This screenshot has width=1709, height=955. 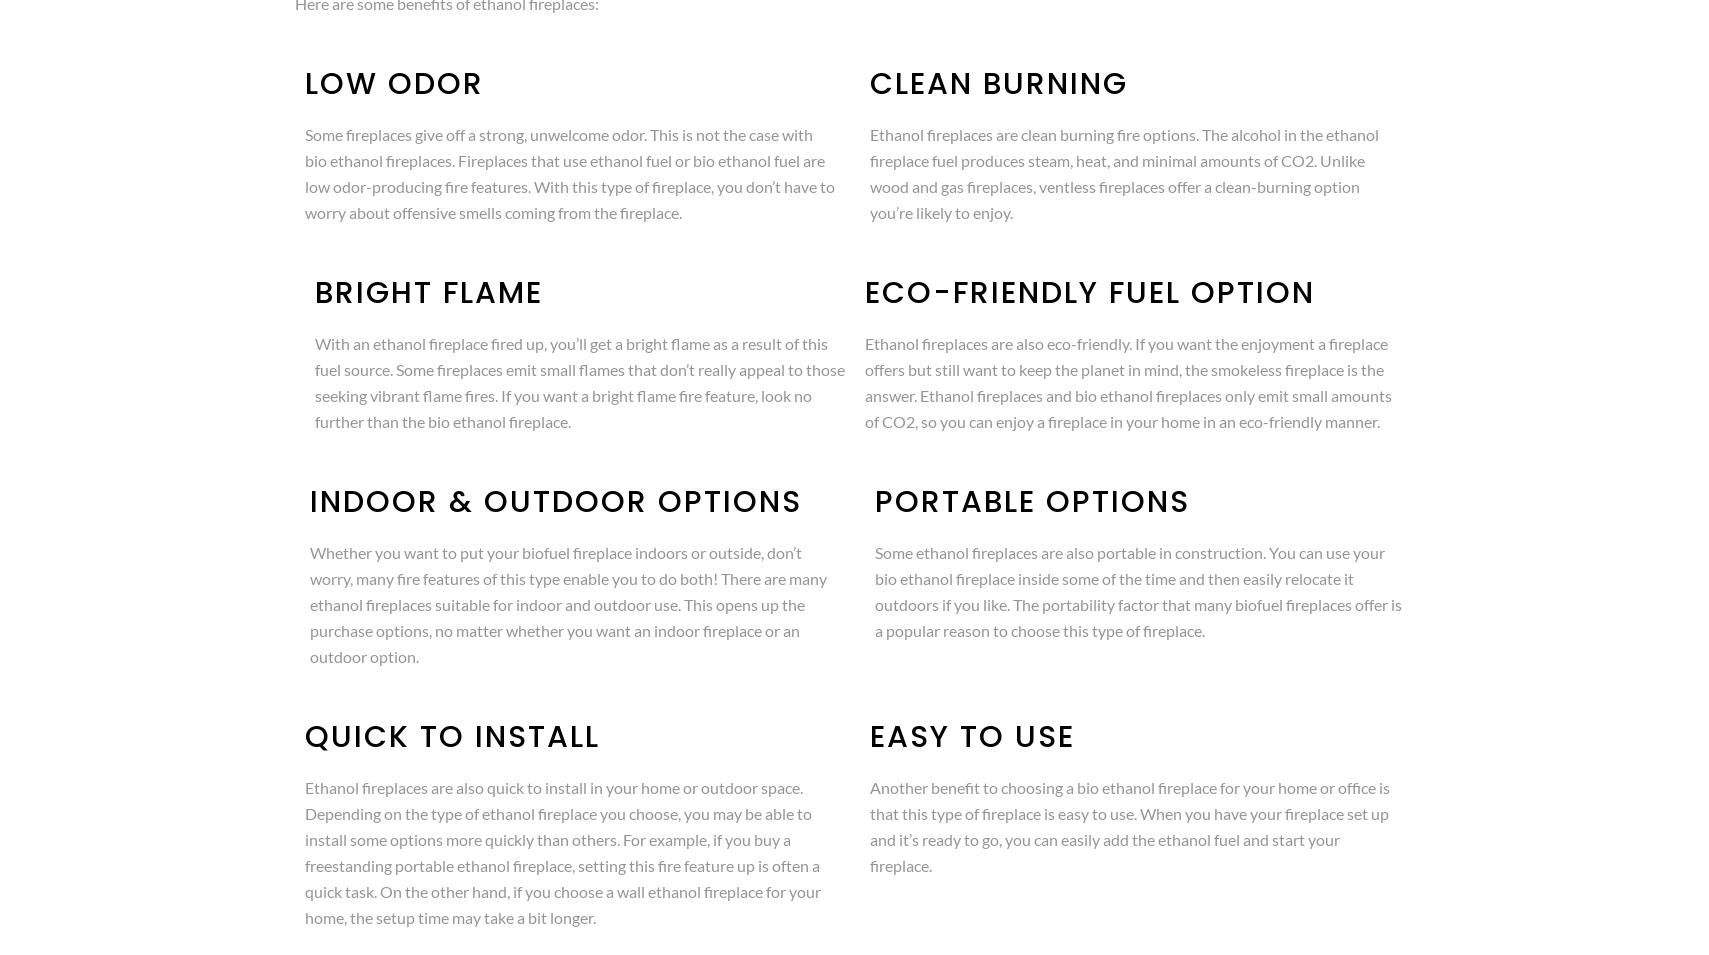 What do you see at coordinates (307, 502) in the screenshot?
I see `'Indoor & Outdoor Options'` at bounding box center [307, 502].